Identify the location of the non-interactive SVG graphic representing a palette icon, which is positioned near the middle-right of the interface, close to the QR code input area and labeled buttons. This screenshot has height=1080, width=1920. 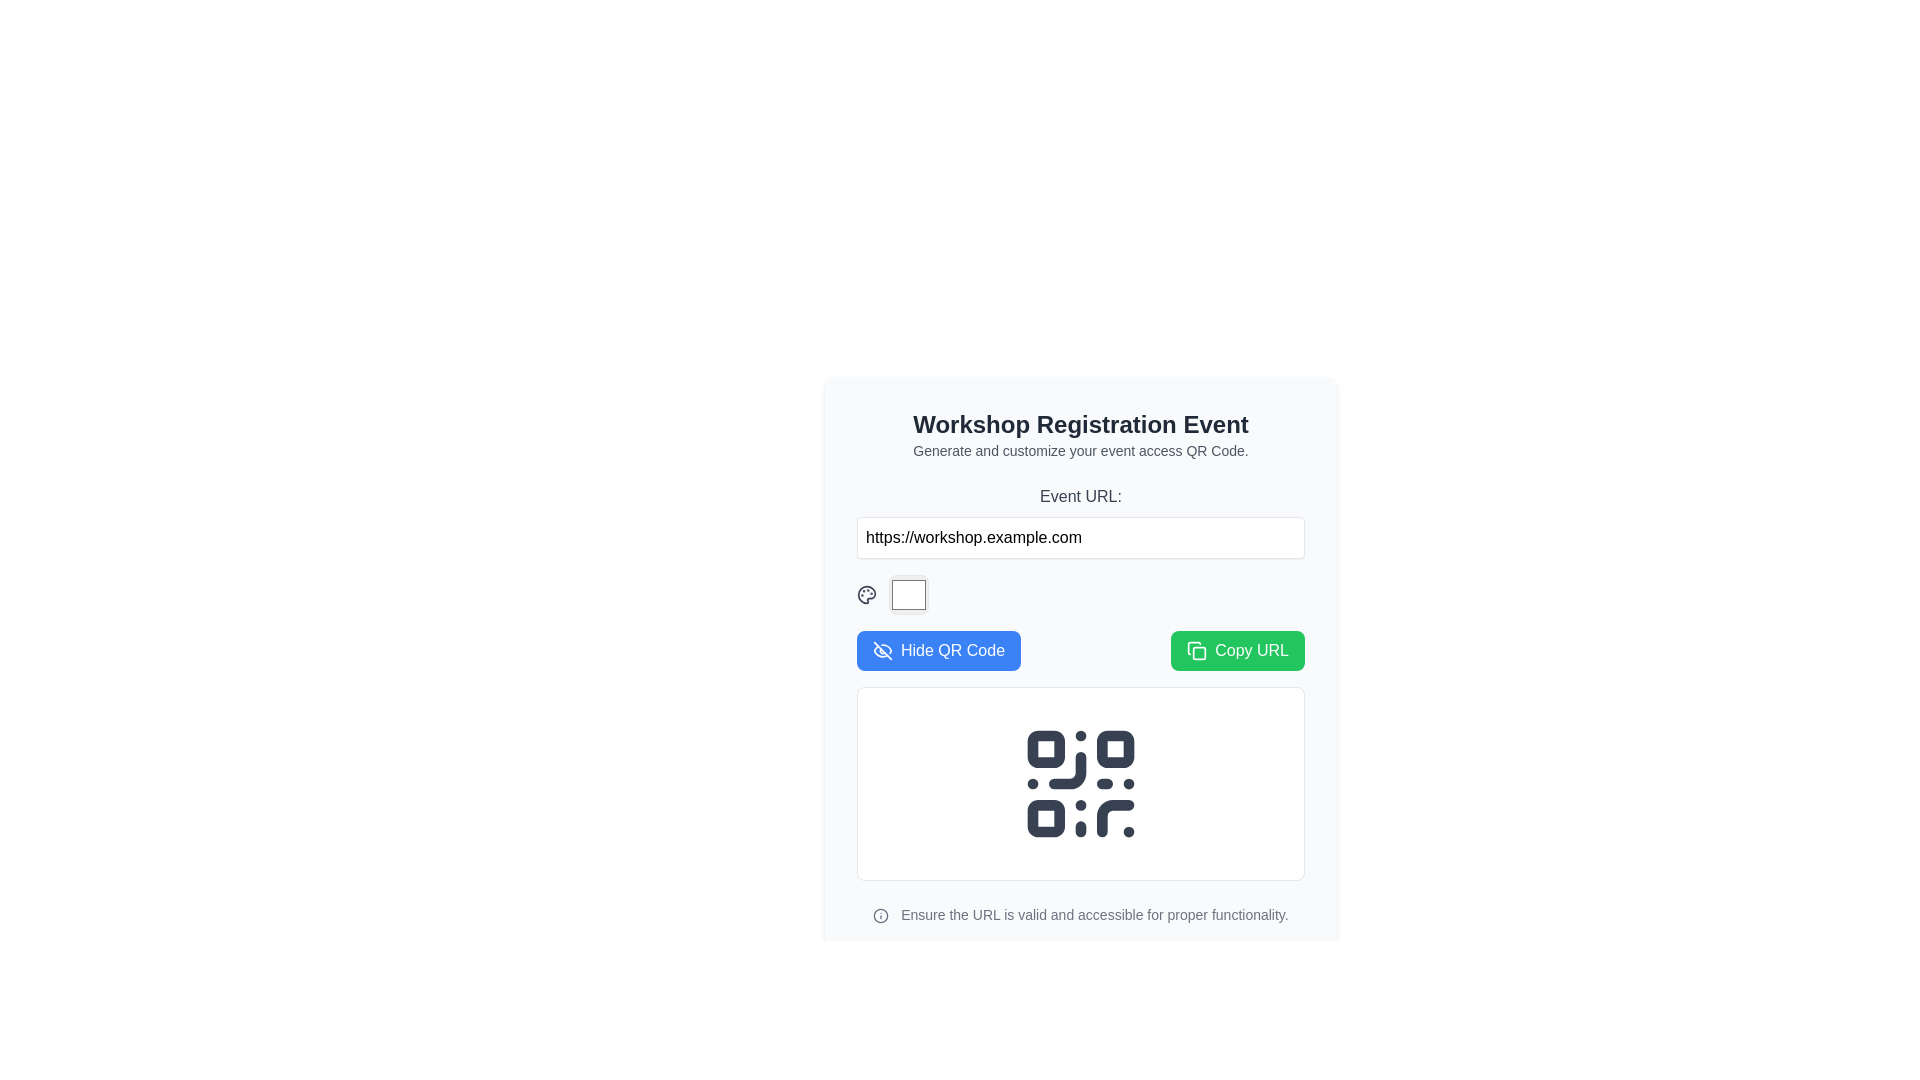
(867, 593).